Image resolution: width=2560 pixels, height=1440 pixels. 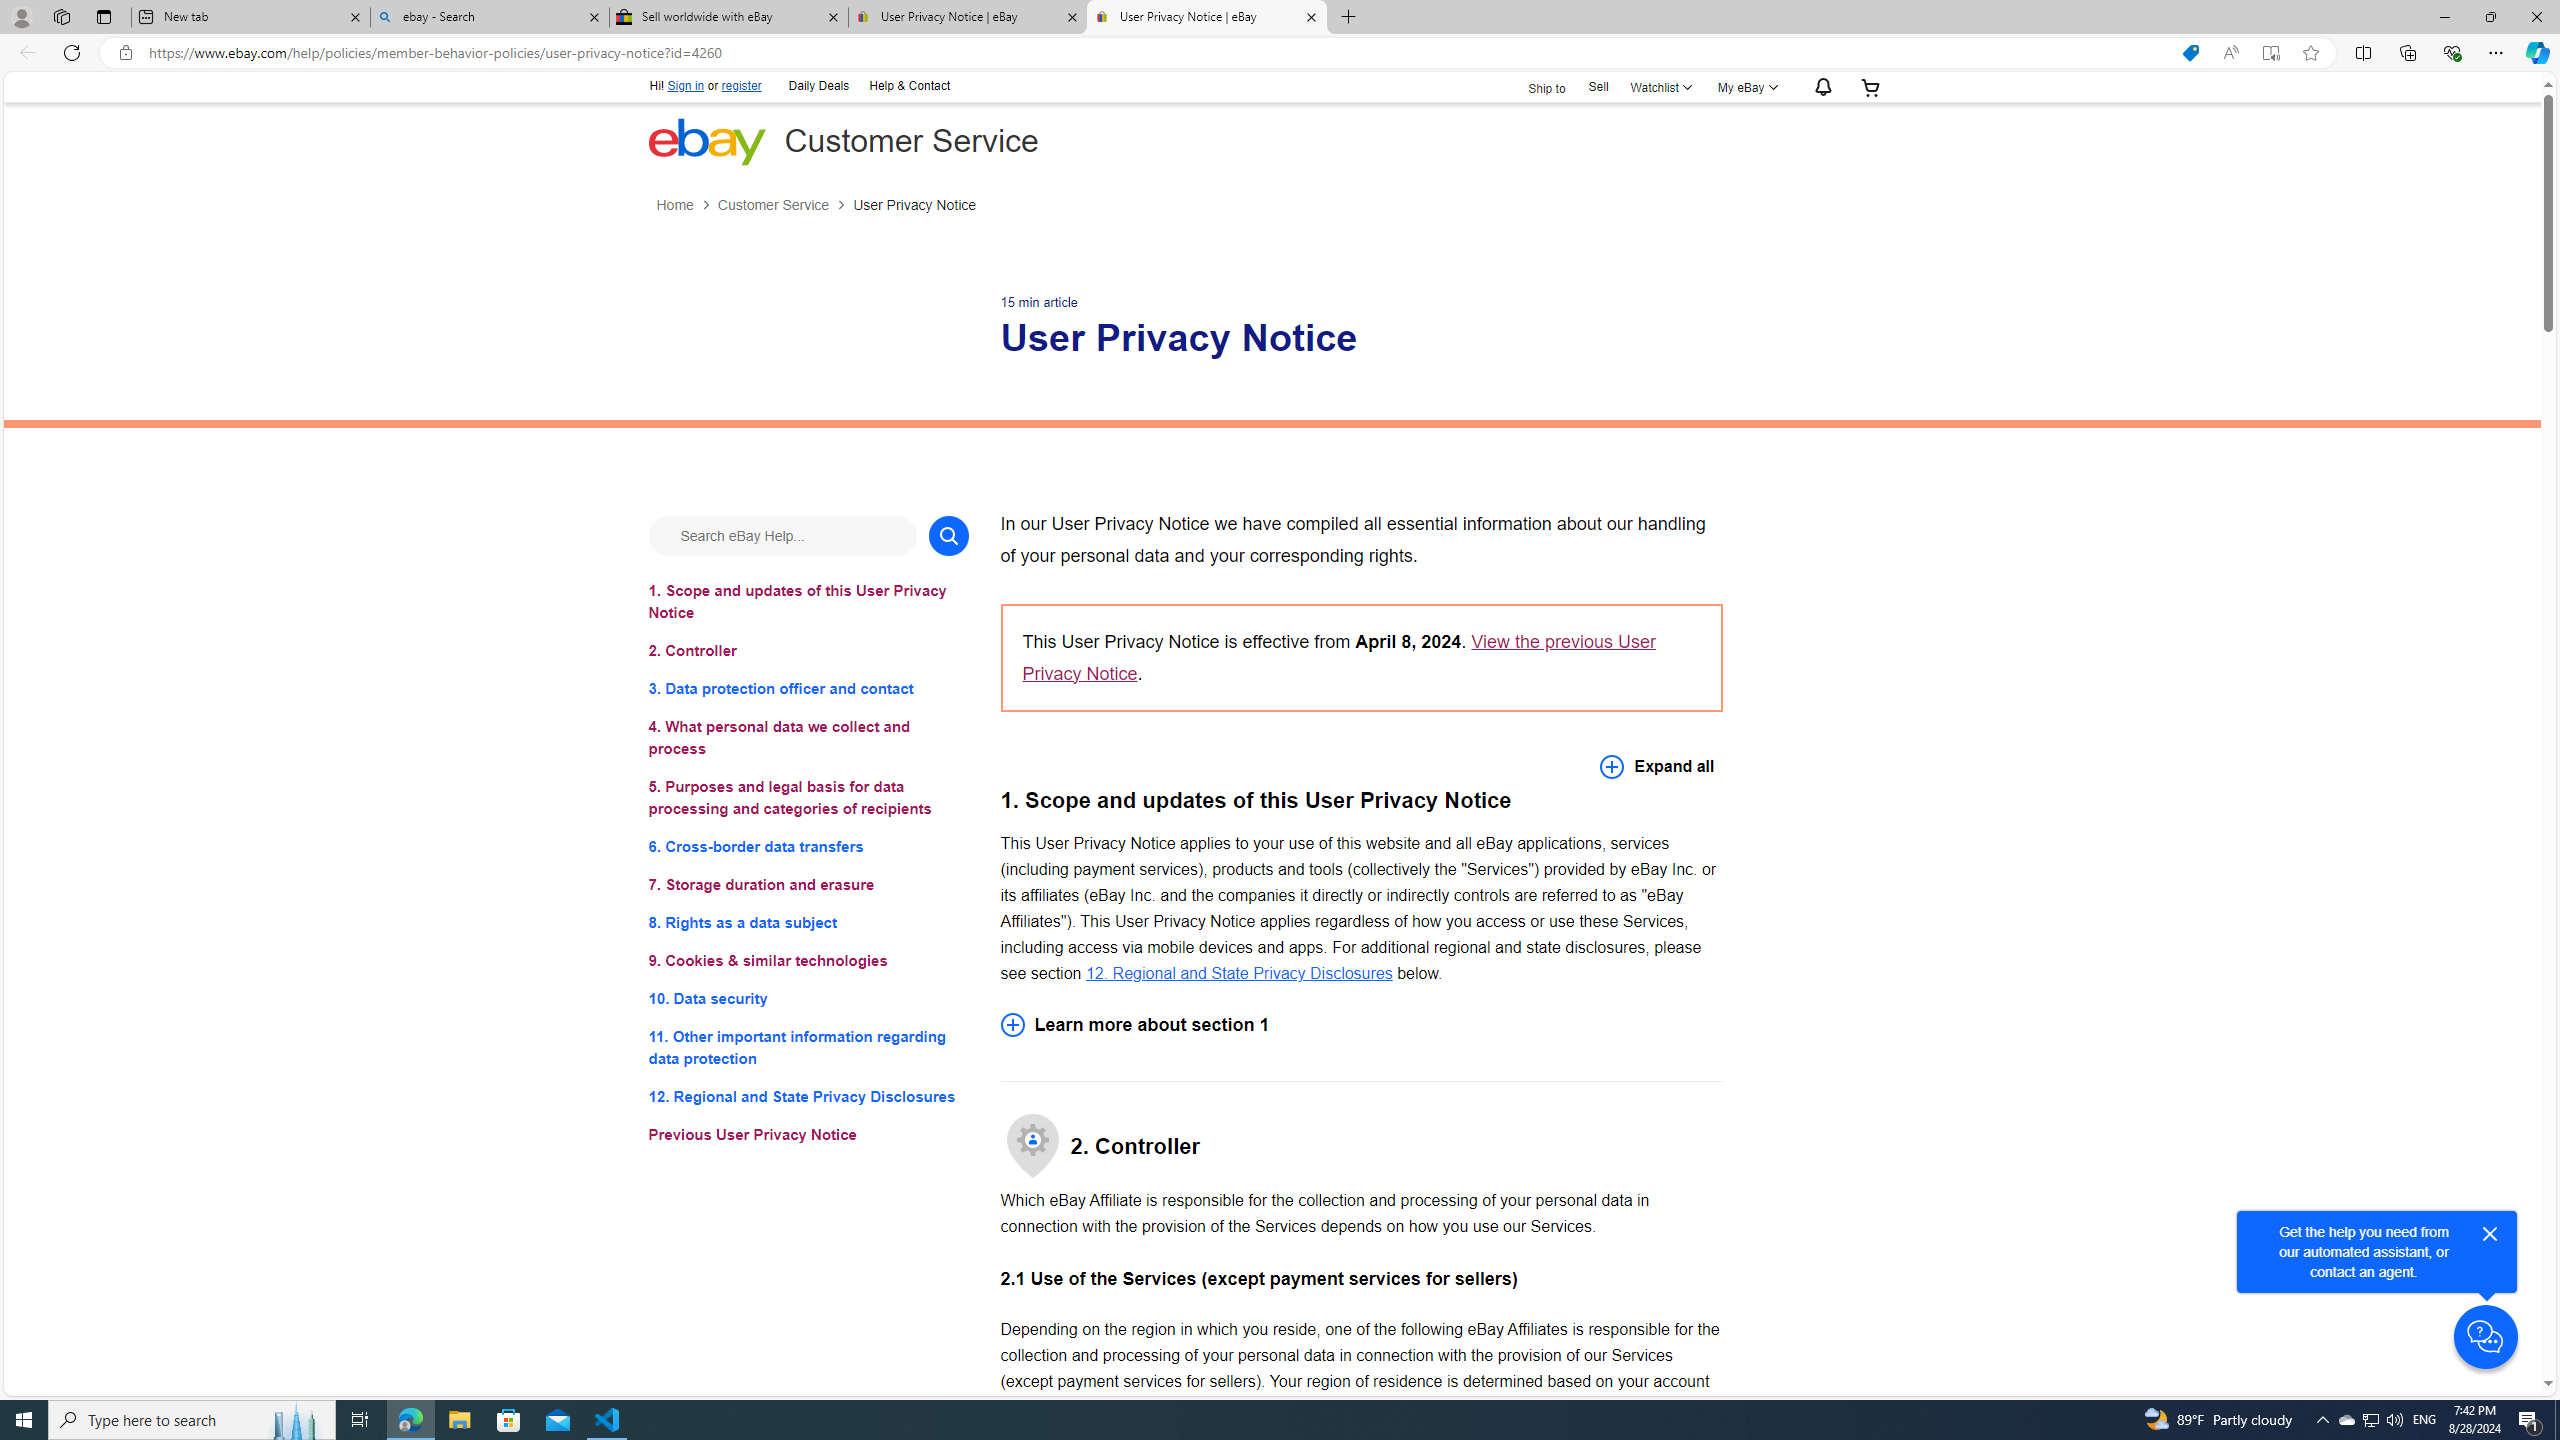 What do you see at coordinates (807, 688) in the screenshot?
I see `'3. Data protection officer and contact'` at bounding box center [807, 688].